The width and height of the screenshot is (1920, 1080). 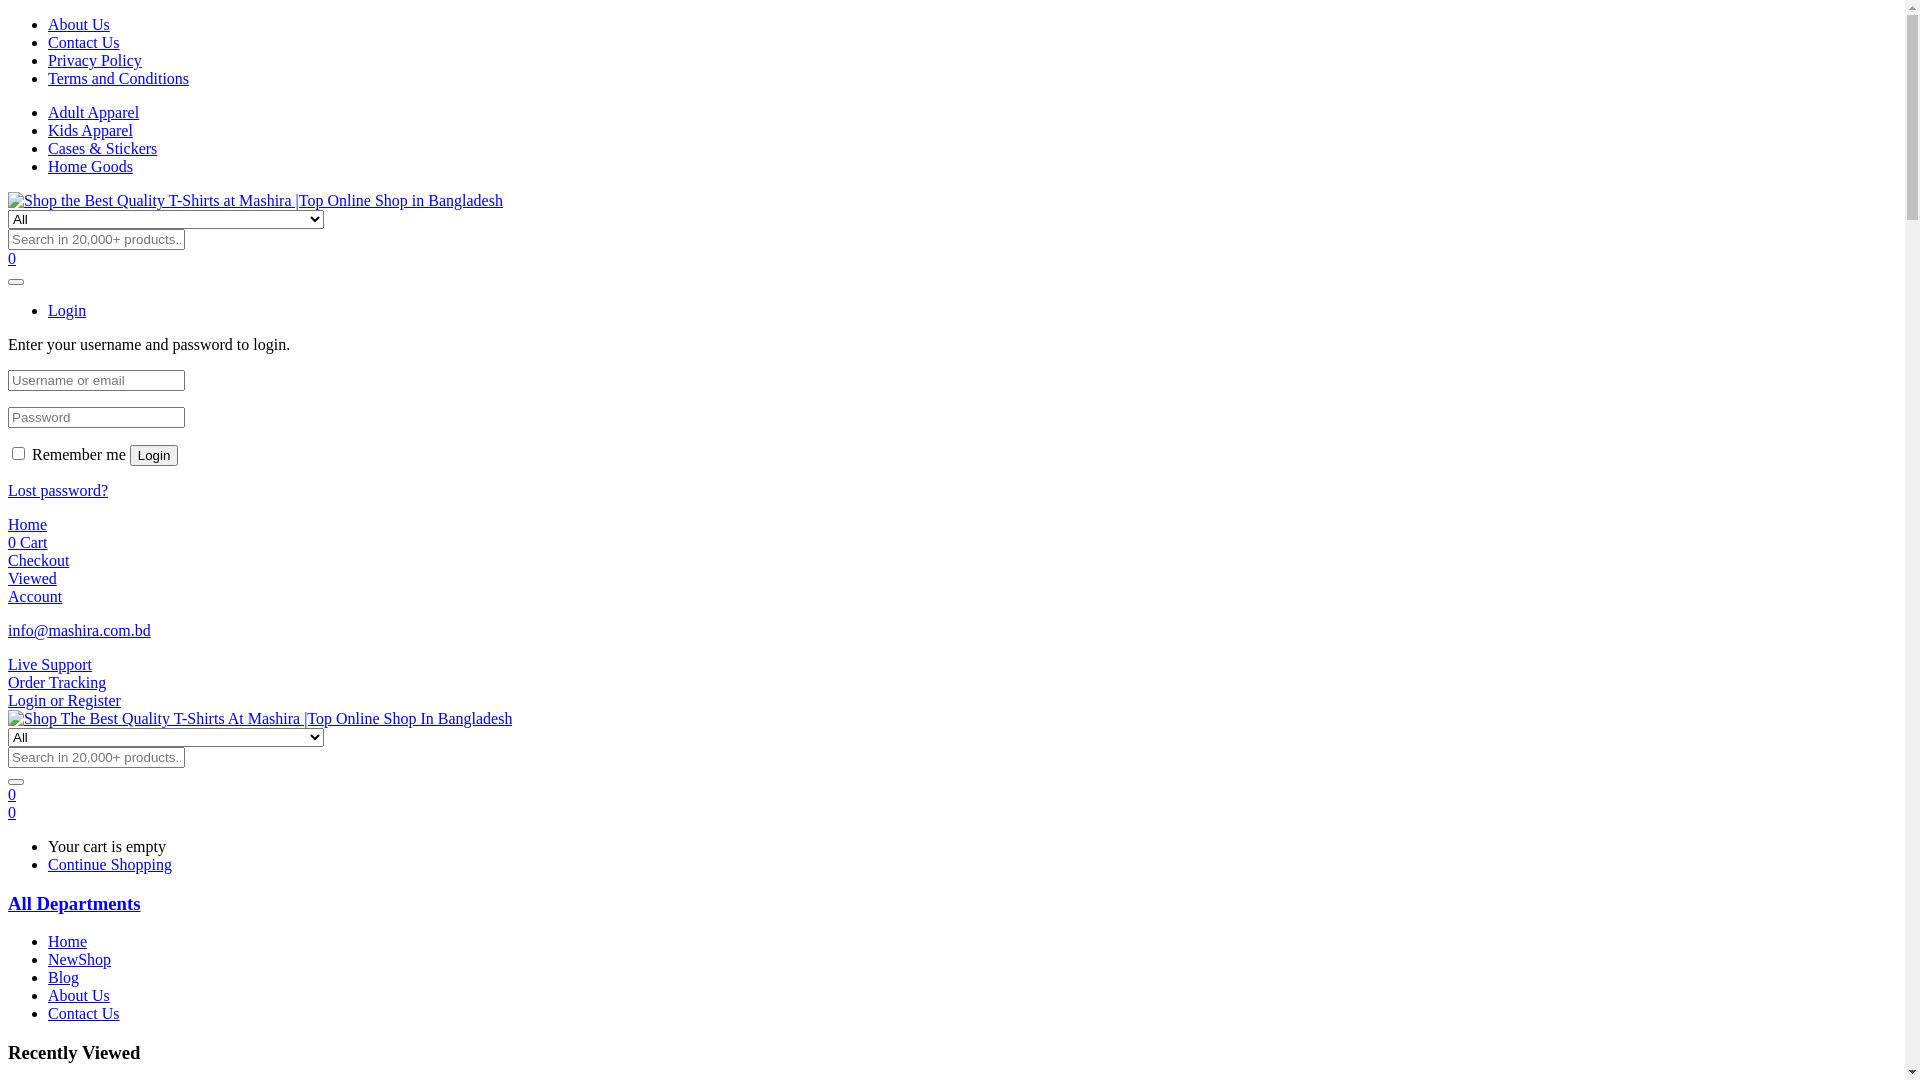 I want to click on 'Continue Shopping', so click(x=109, y=863).